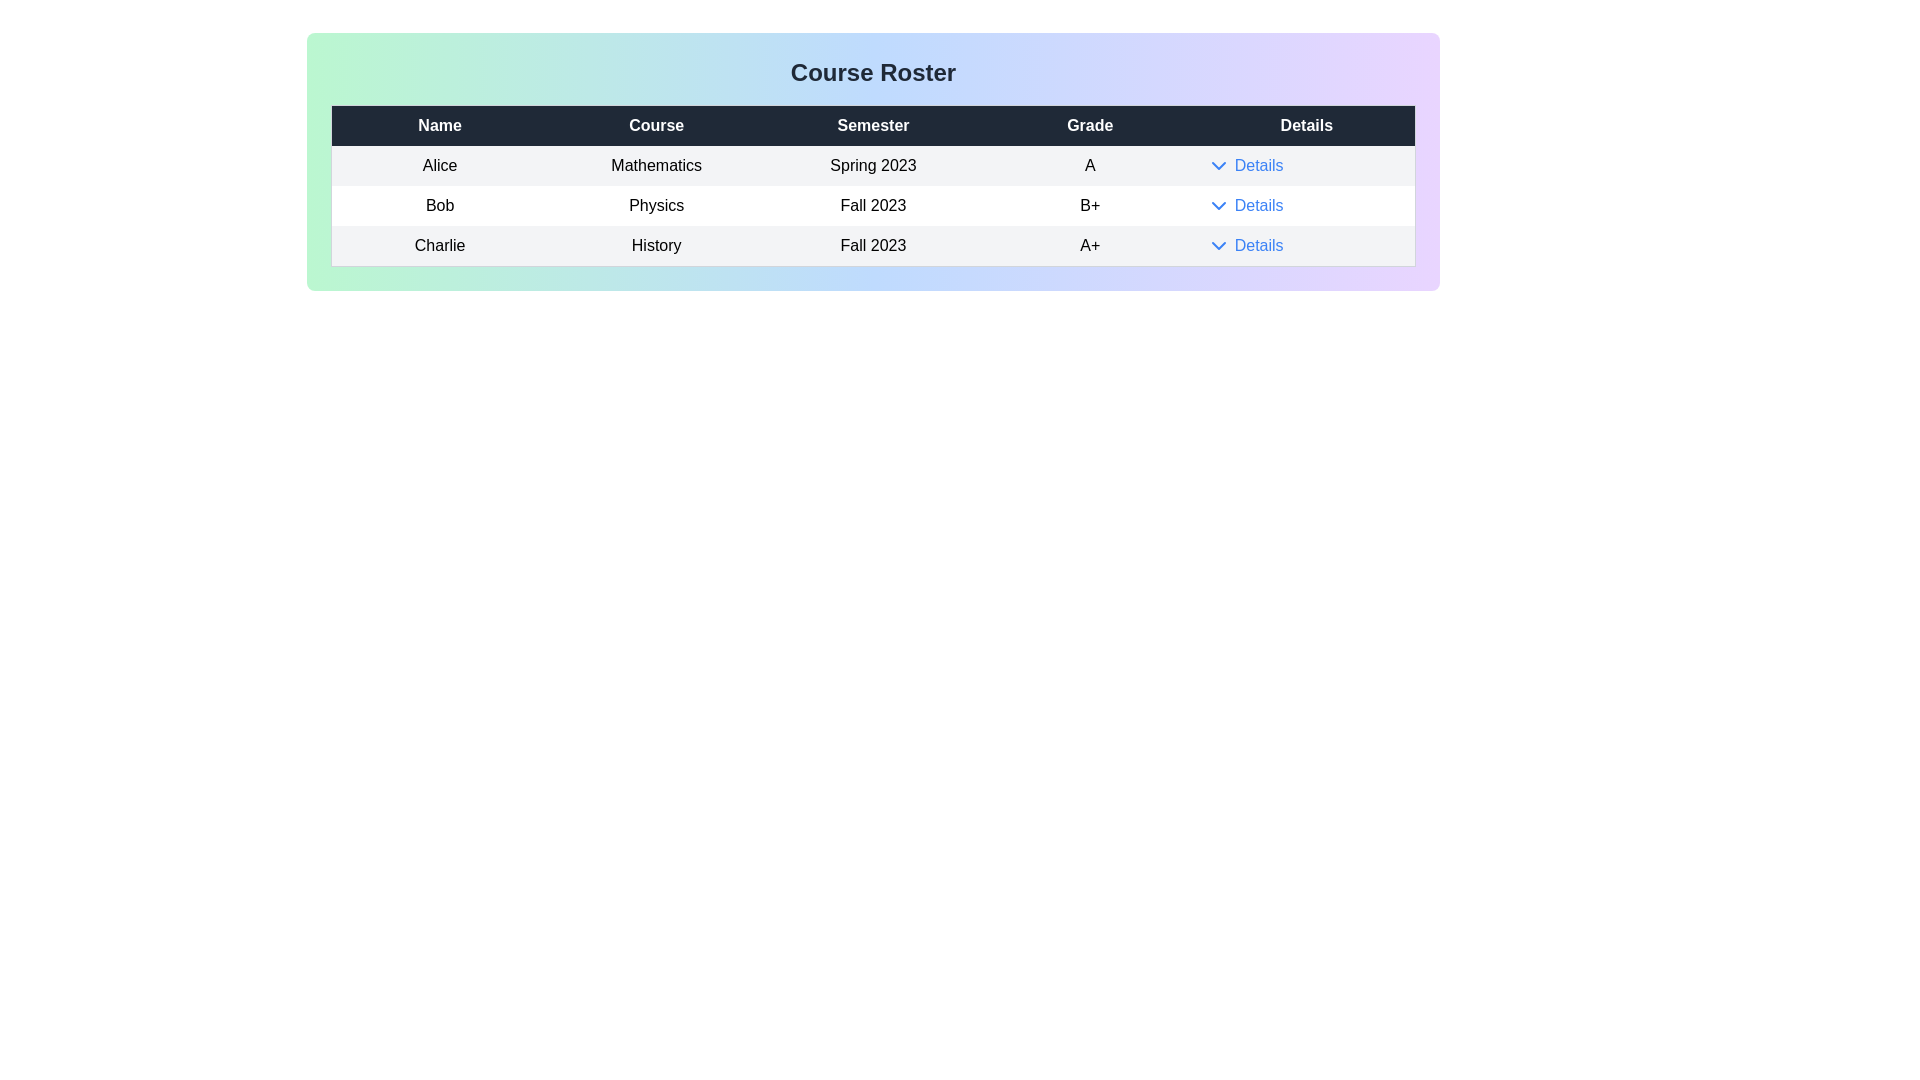  What do you see at coordinates (438, 125) in the screenshot?
I see `the 'Name' text label/header element, which is the first header in the grid layout and has white text on a dark background` at bounding box center [438, 125].